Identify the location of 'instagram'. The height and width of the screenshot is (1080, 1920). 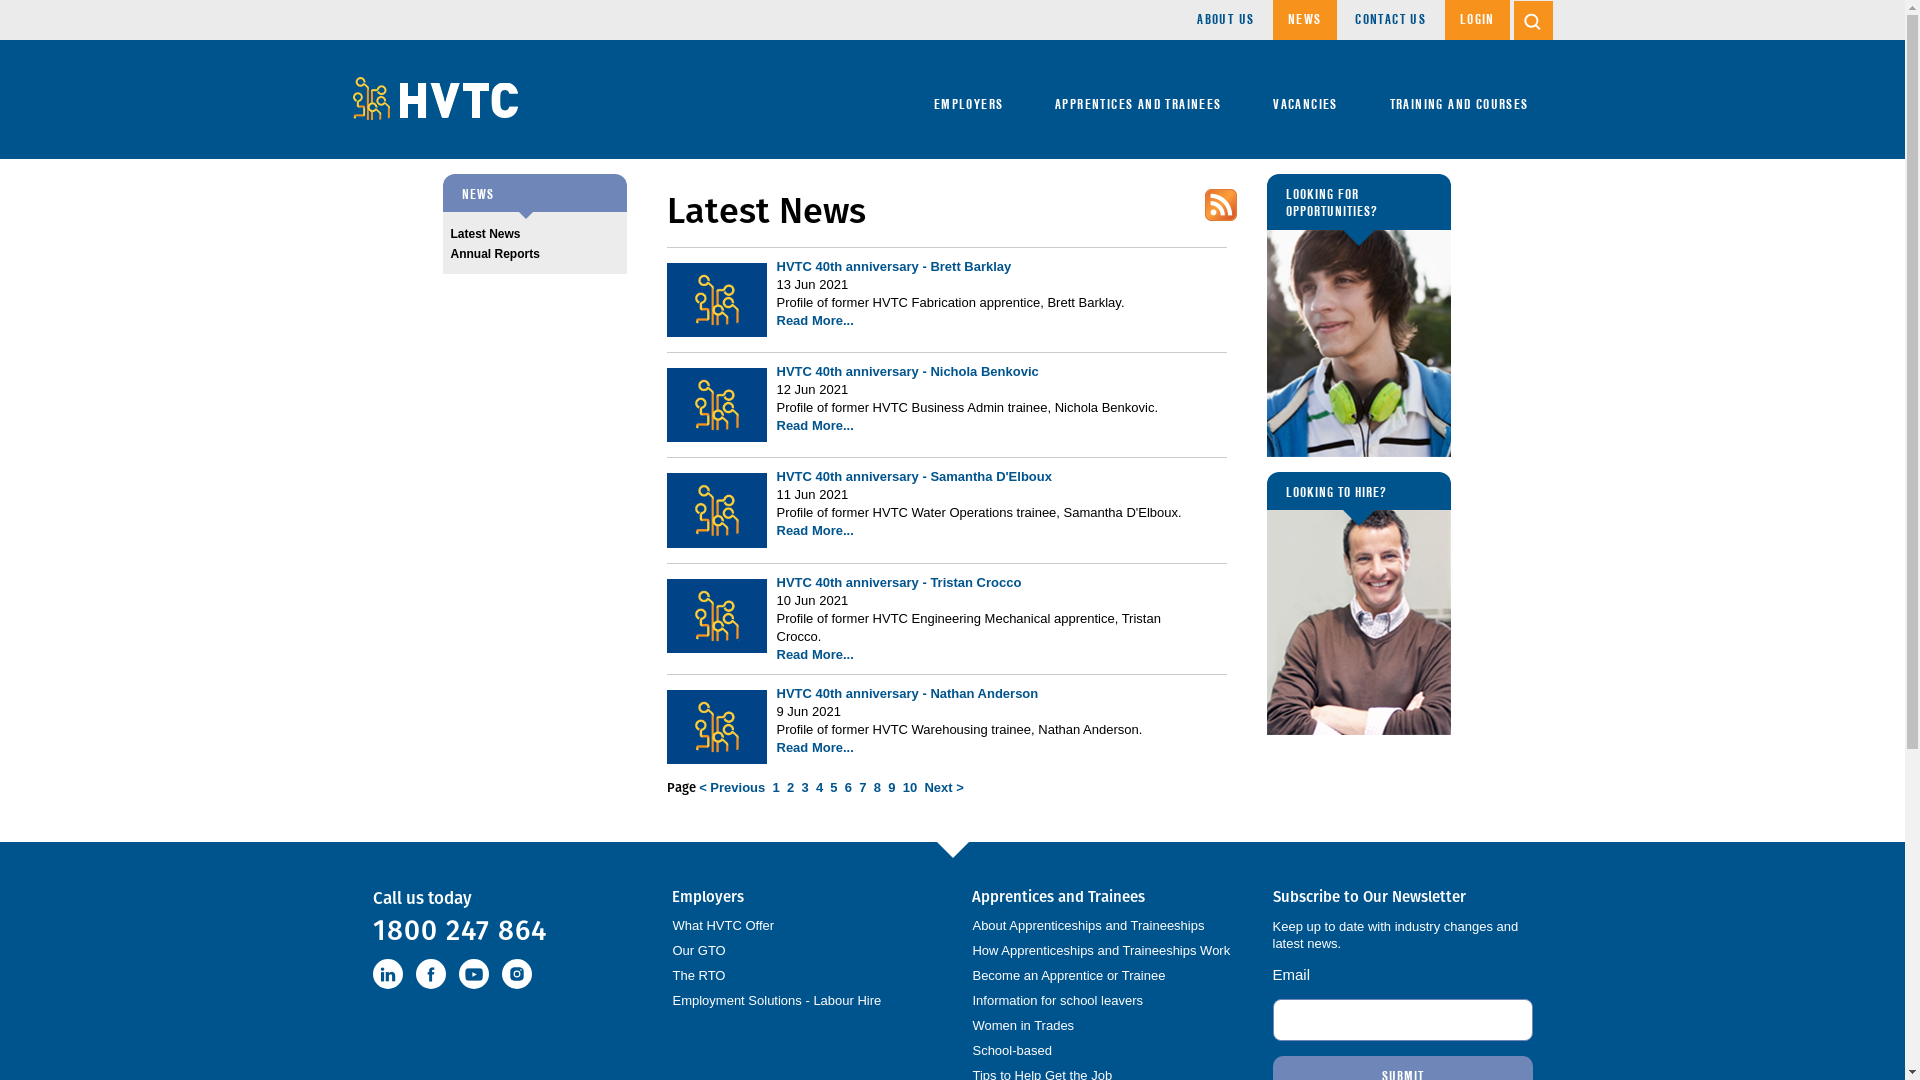
(517, 973).